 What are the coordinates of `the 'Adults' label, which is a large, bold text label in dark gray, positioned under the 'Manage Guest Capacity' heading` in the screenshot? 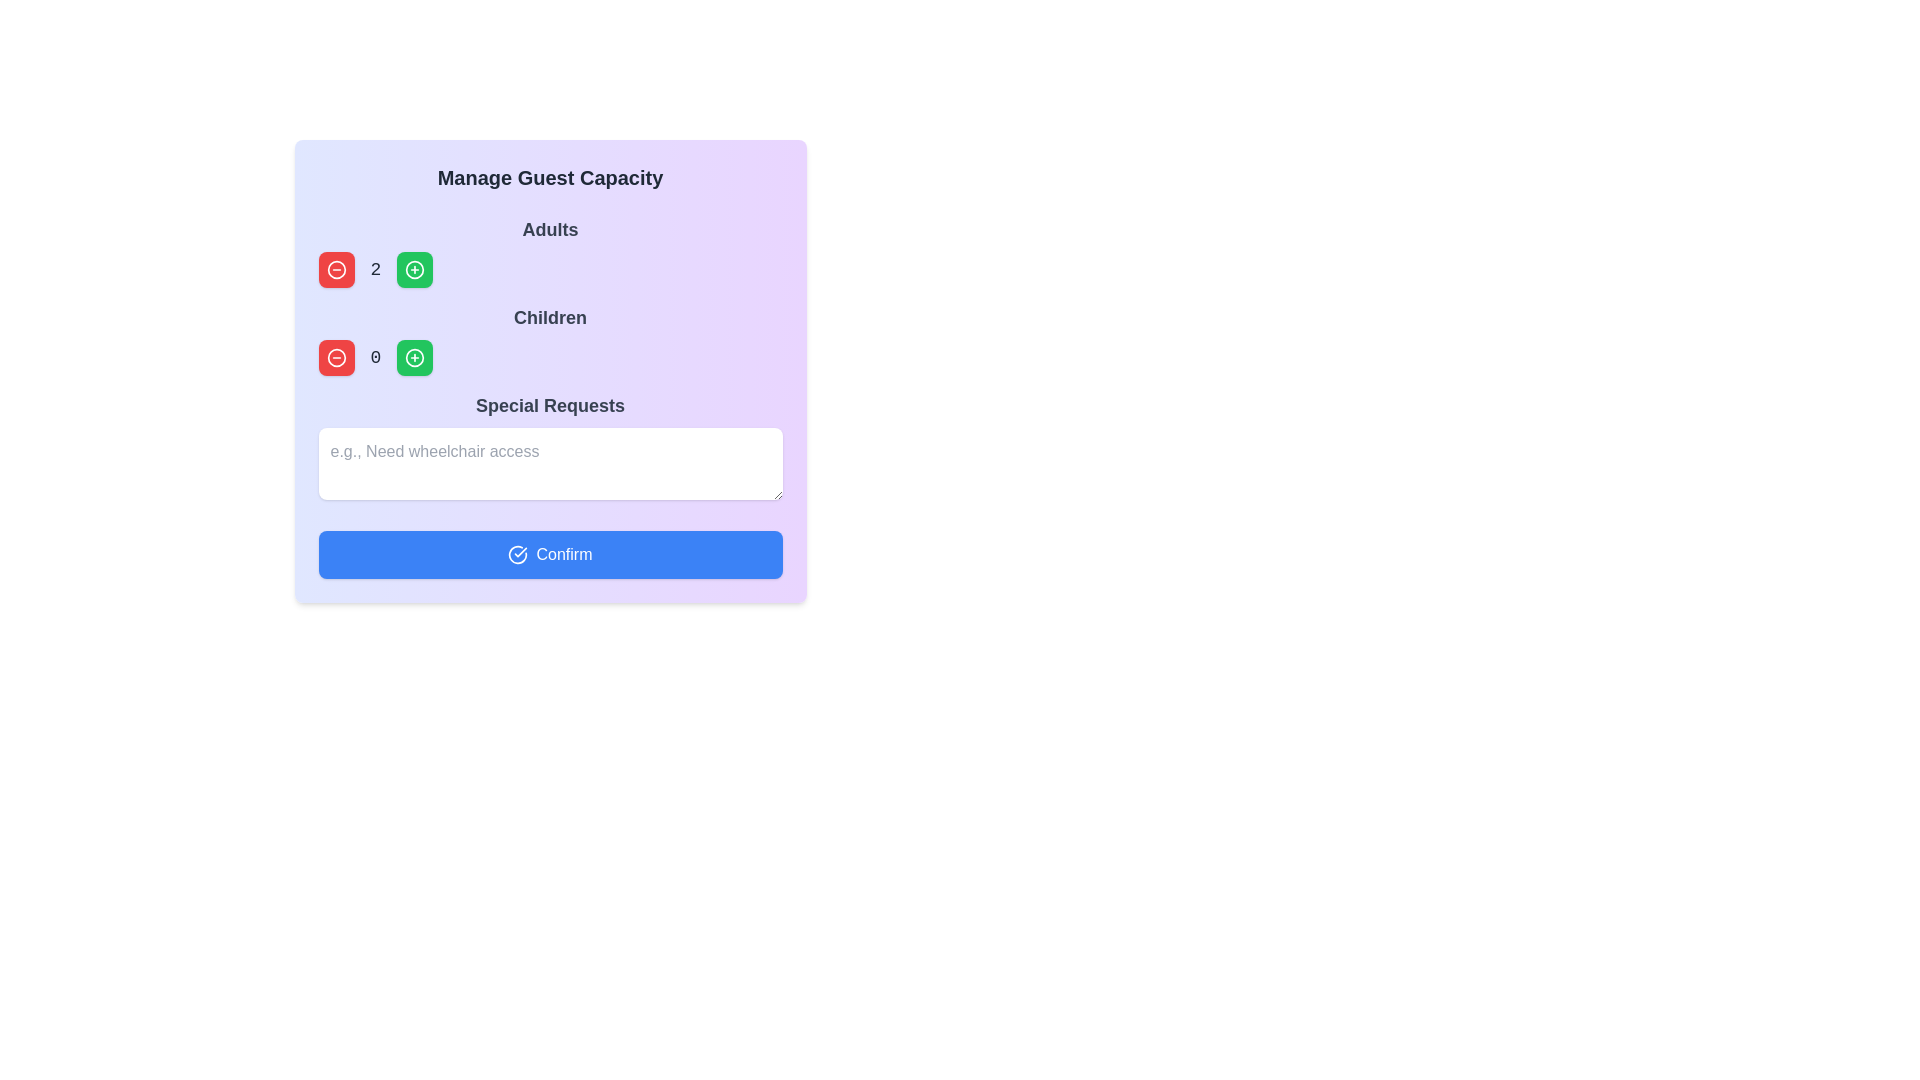 It's located at (550, 229).